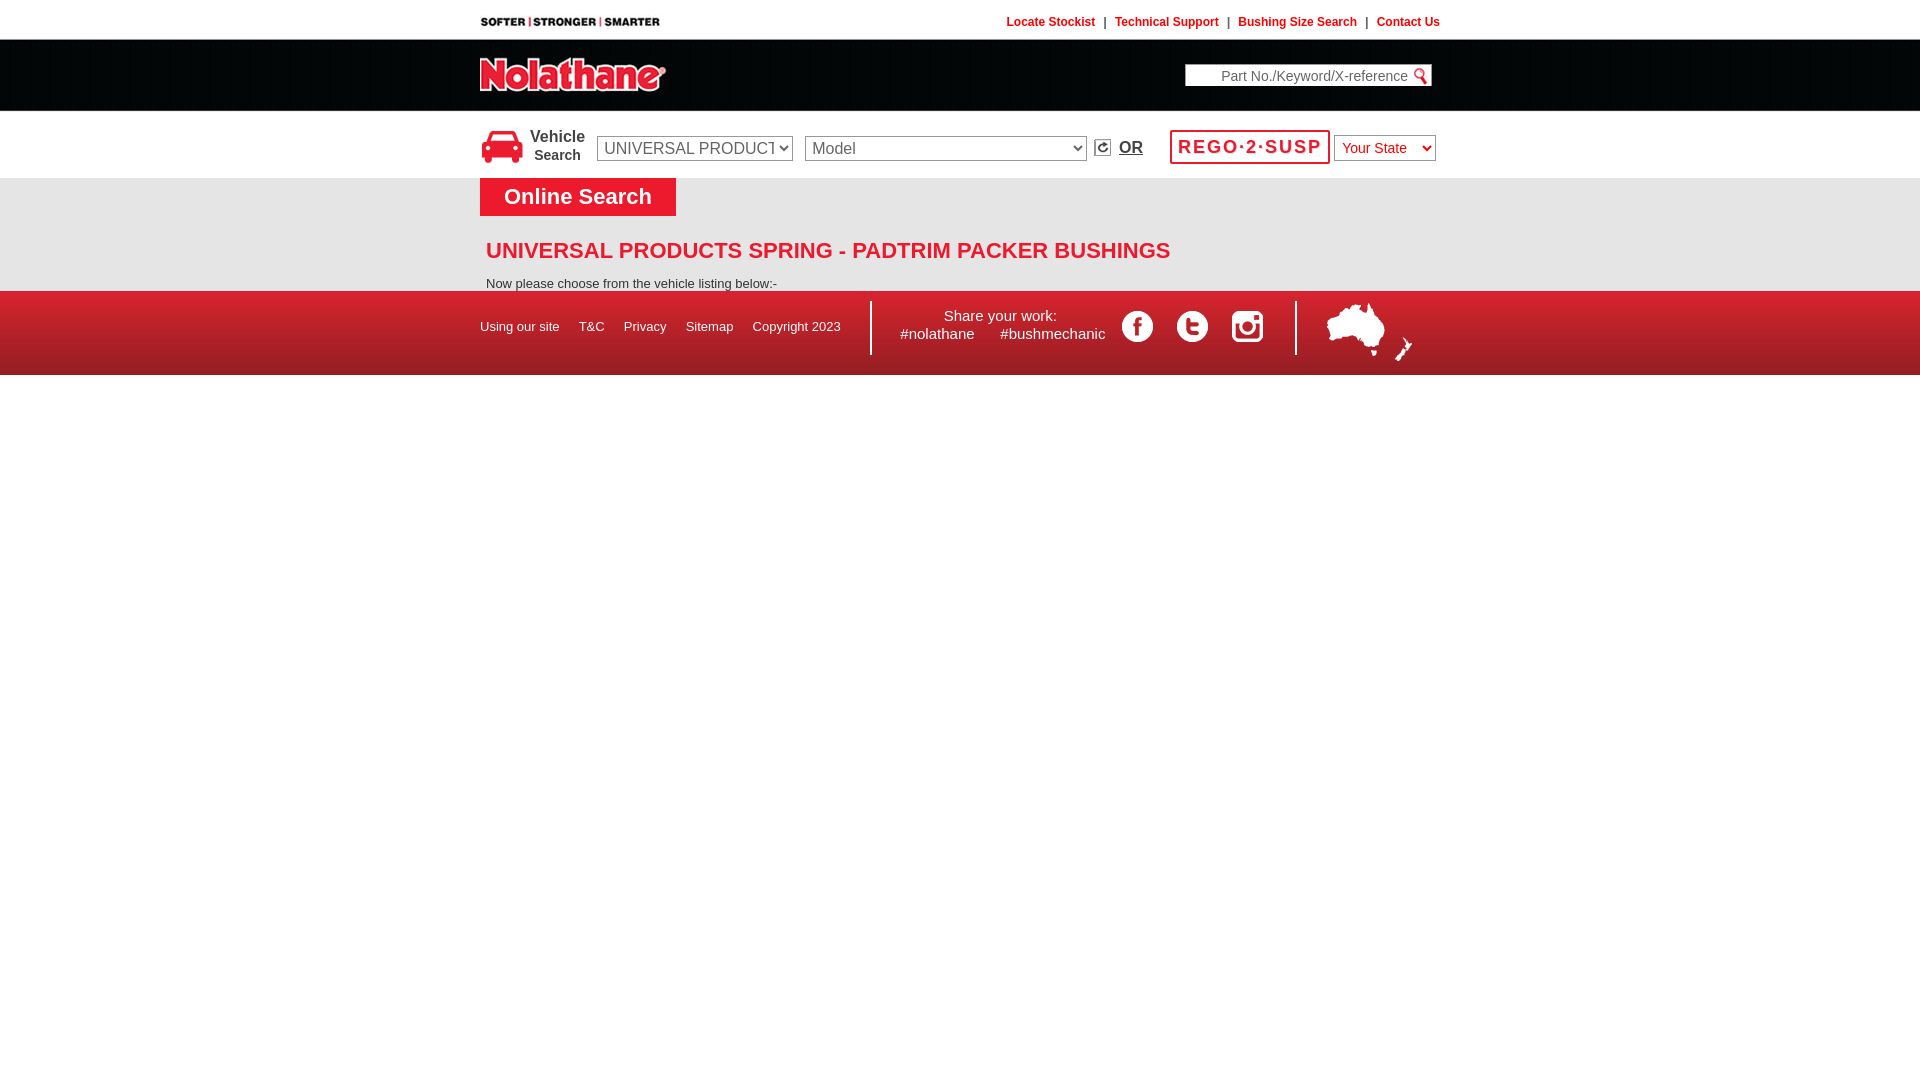  Describe the element at coordinates (1166, 22) in the screenshot. I see `'Technical Support'` at that location.